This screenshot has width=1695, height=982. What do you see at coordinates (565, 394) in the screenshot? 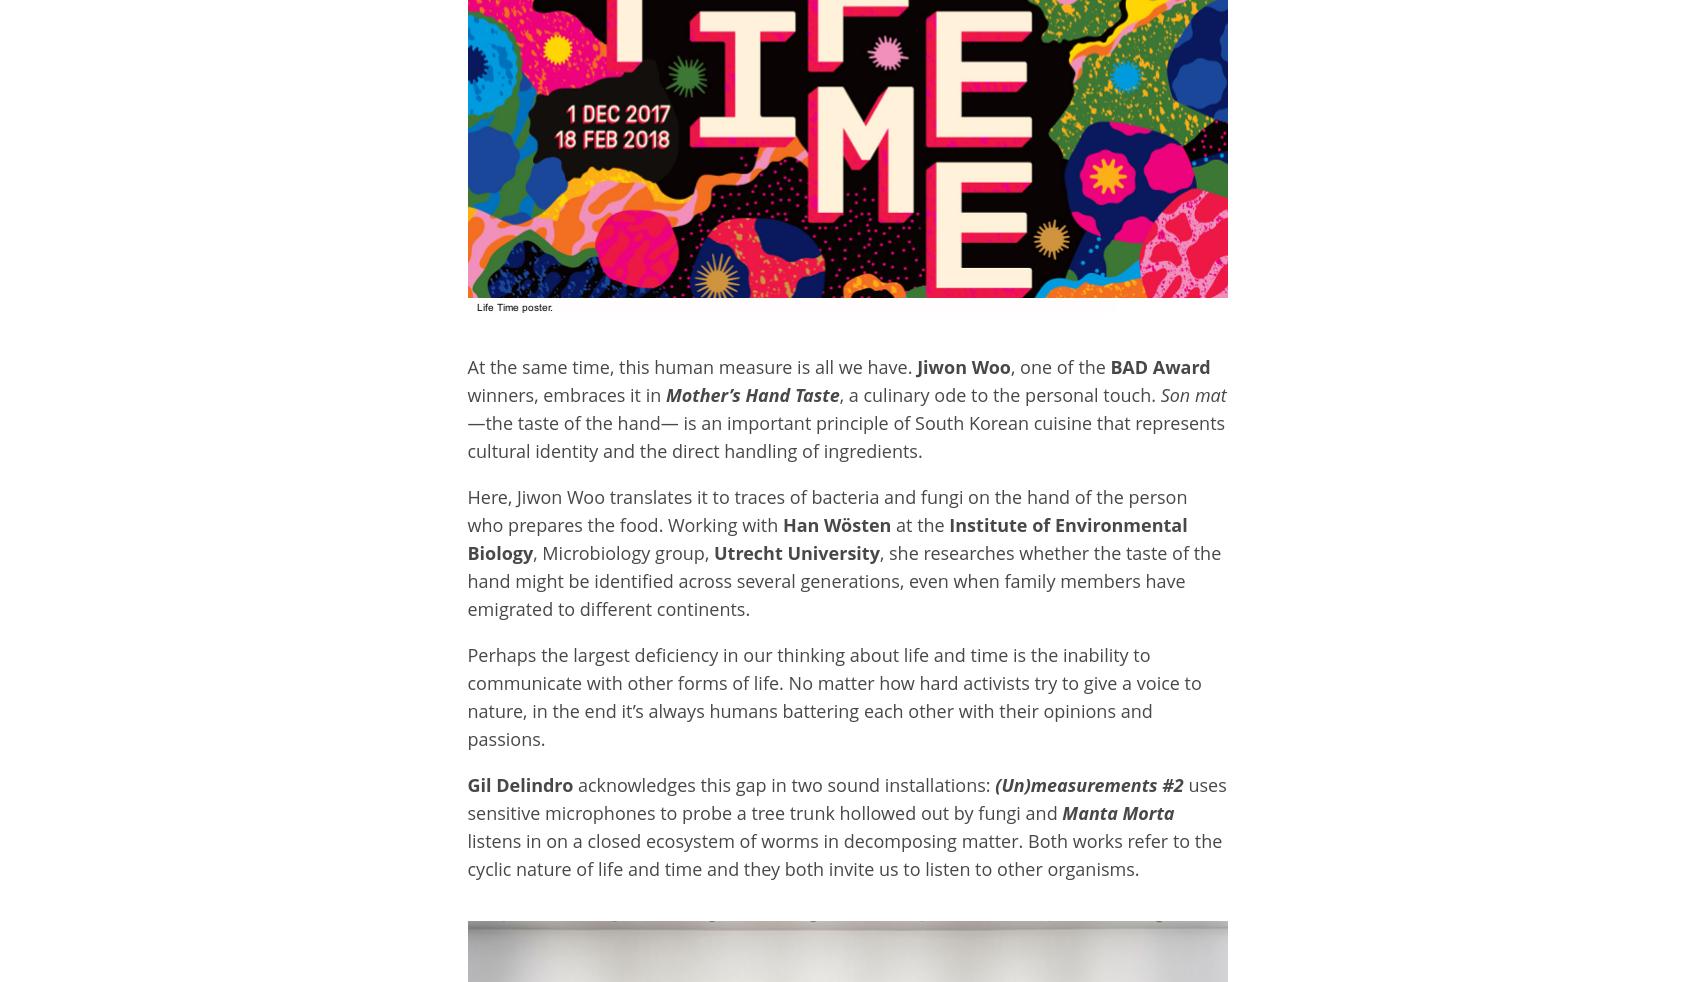
I see `'winners, embraces it in'` at bounding box center [565, 394].